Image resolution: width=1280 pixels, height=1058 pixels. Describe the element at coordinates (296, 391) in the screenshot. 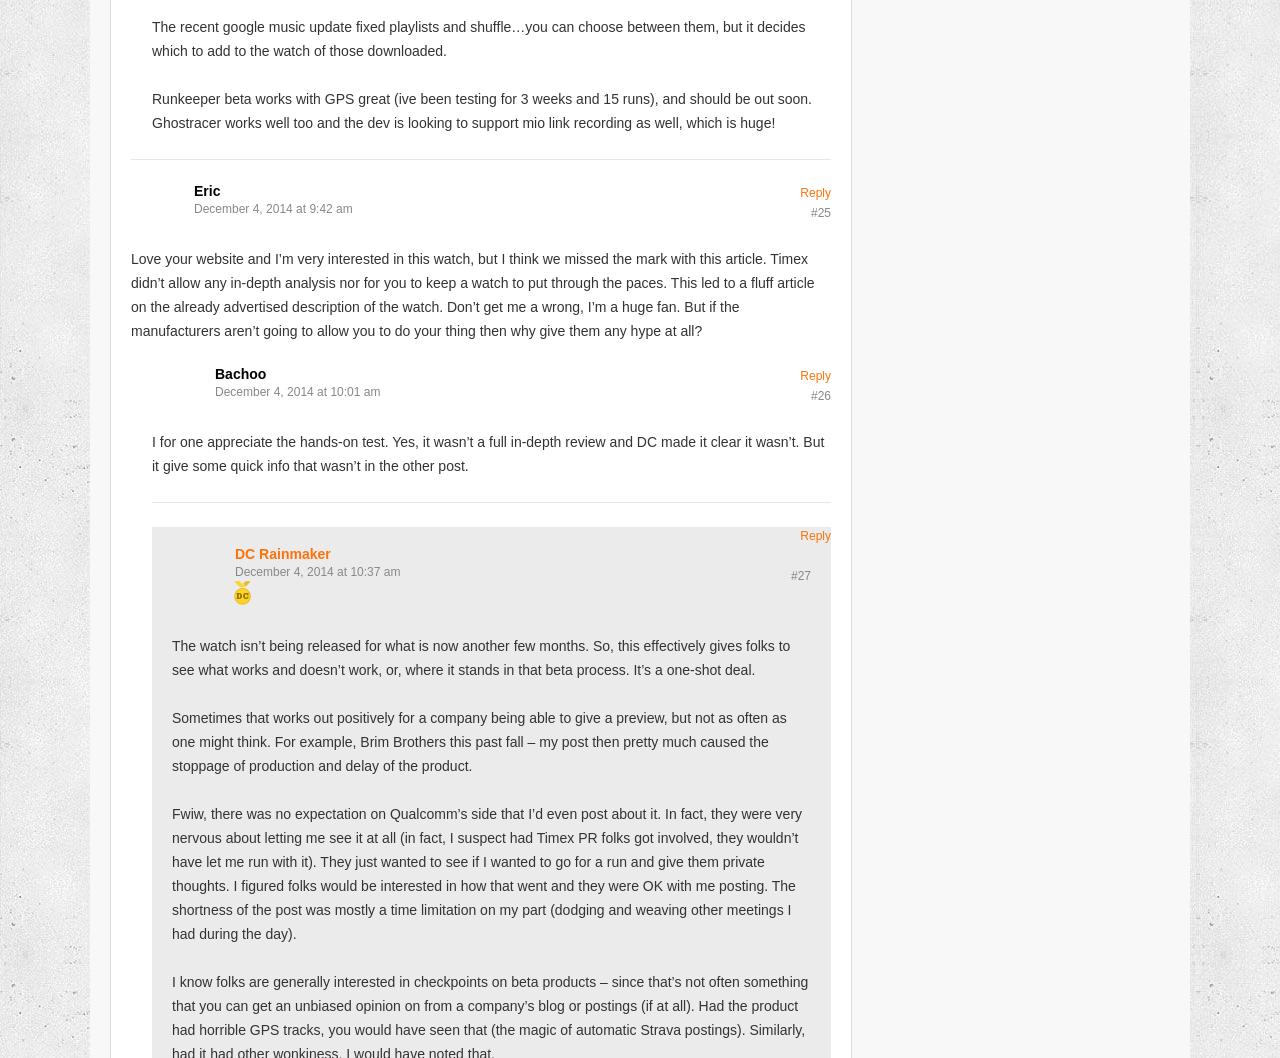

I see `'December 4, 2014 at 10:01 am'` at that location.